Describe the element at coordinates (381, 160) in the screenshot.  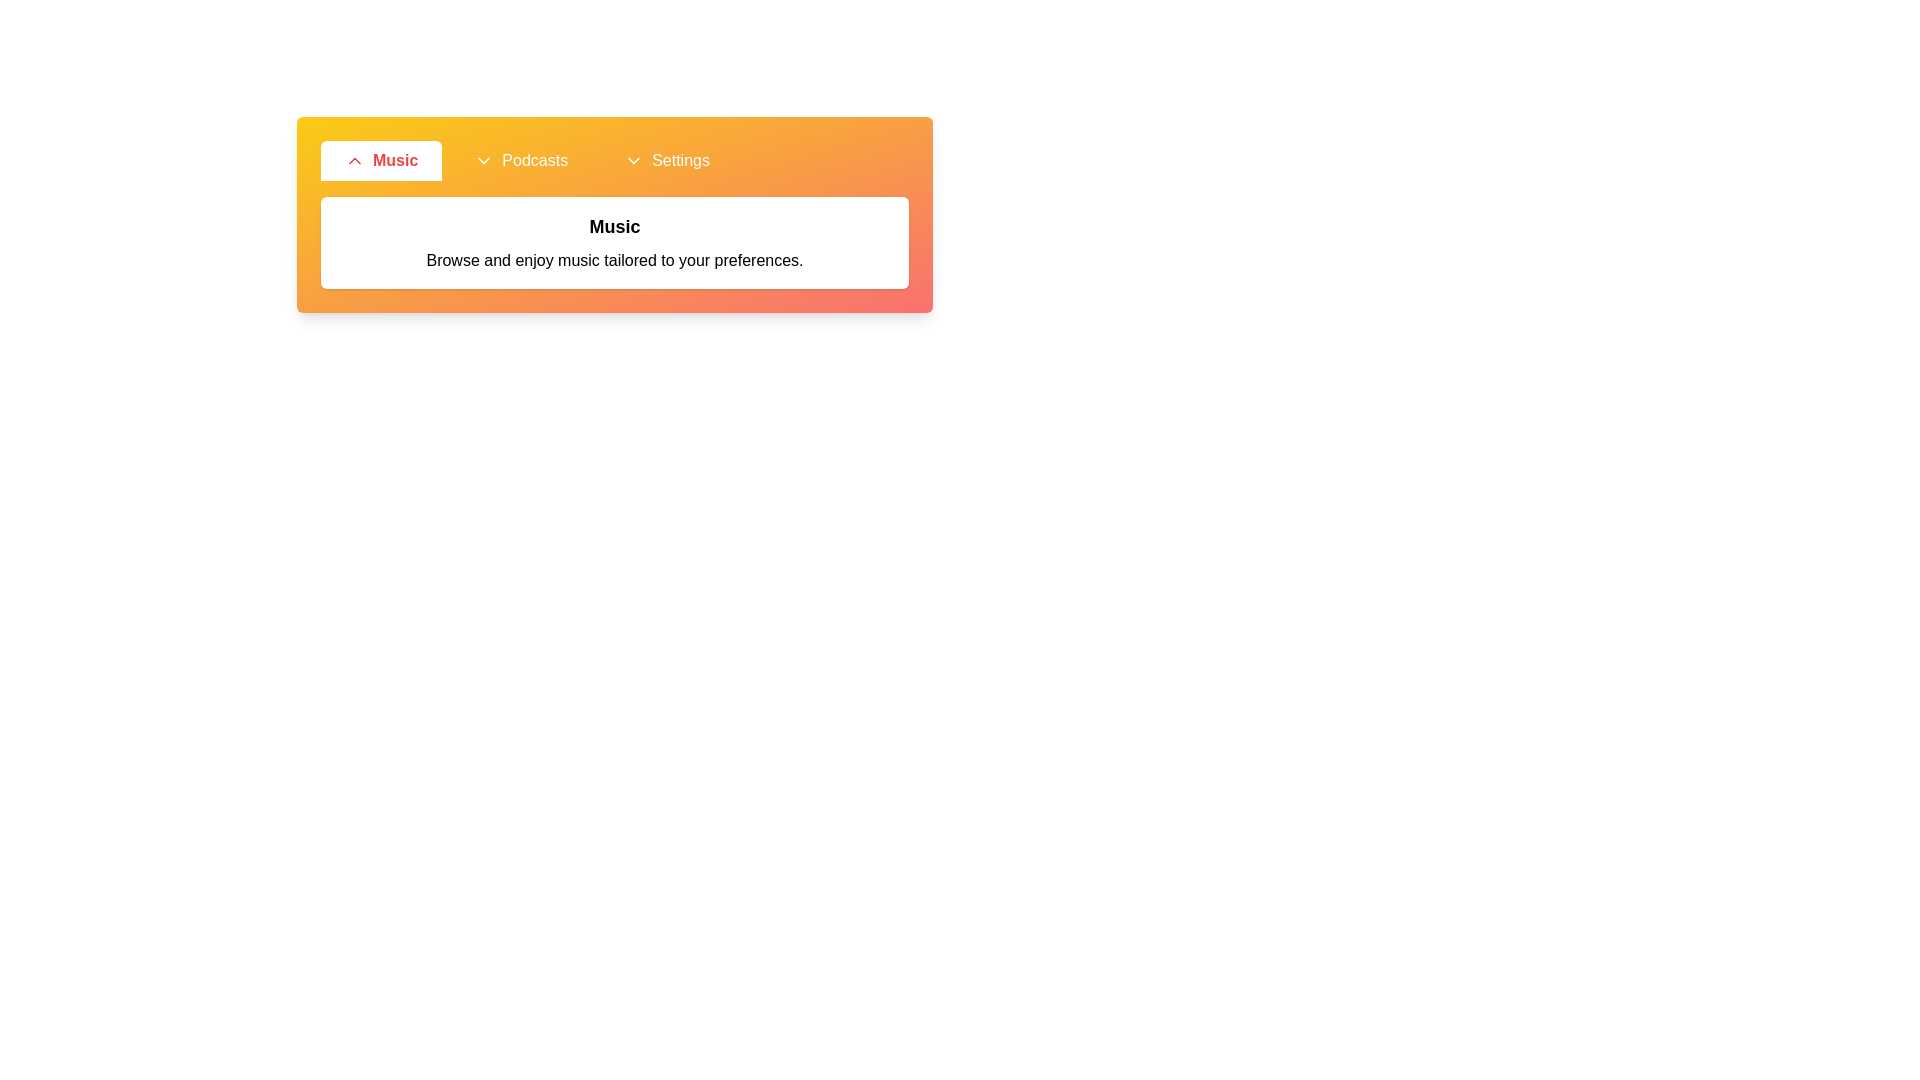
I see `the tab Music and read its displayed content` at that location.